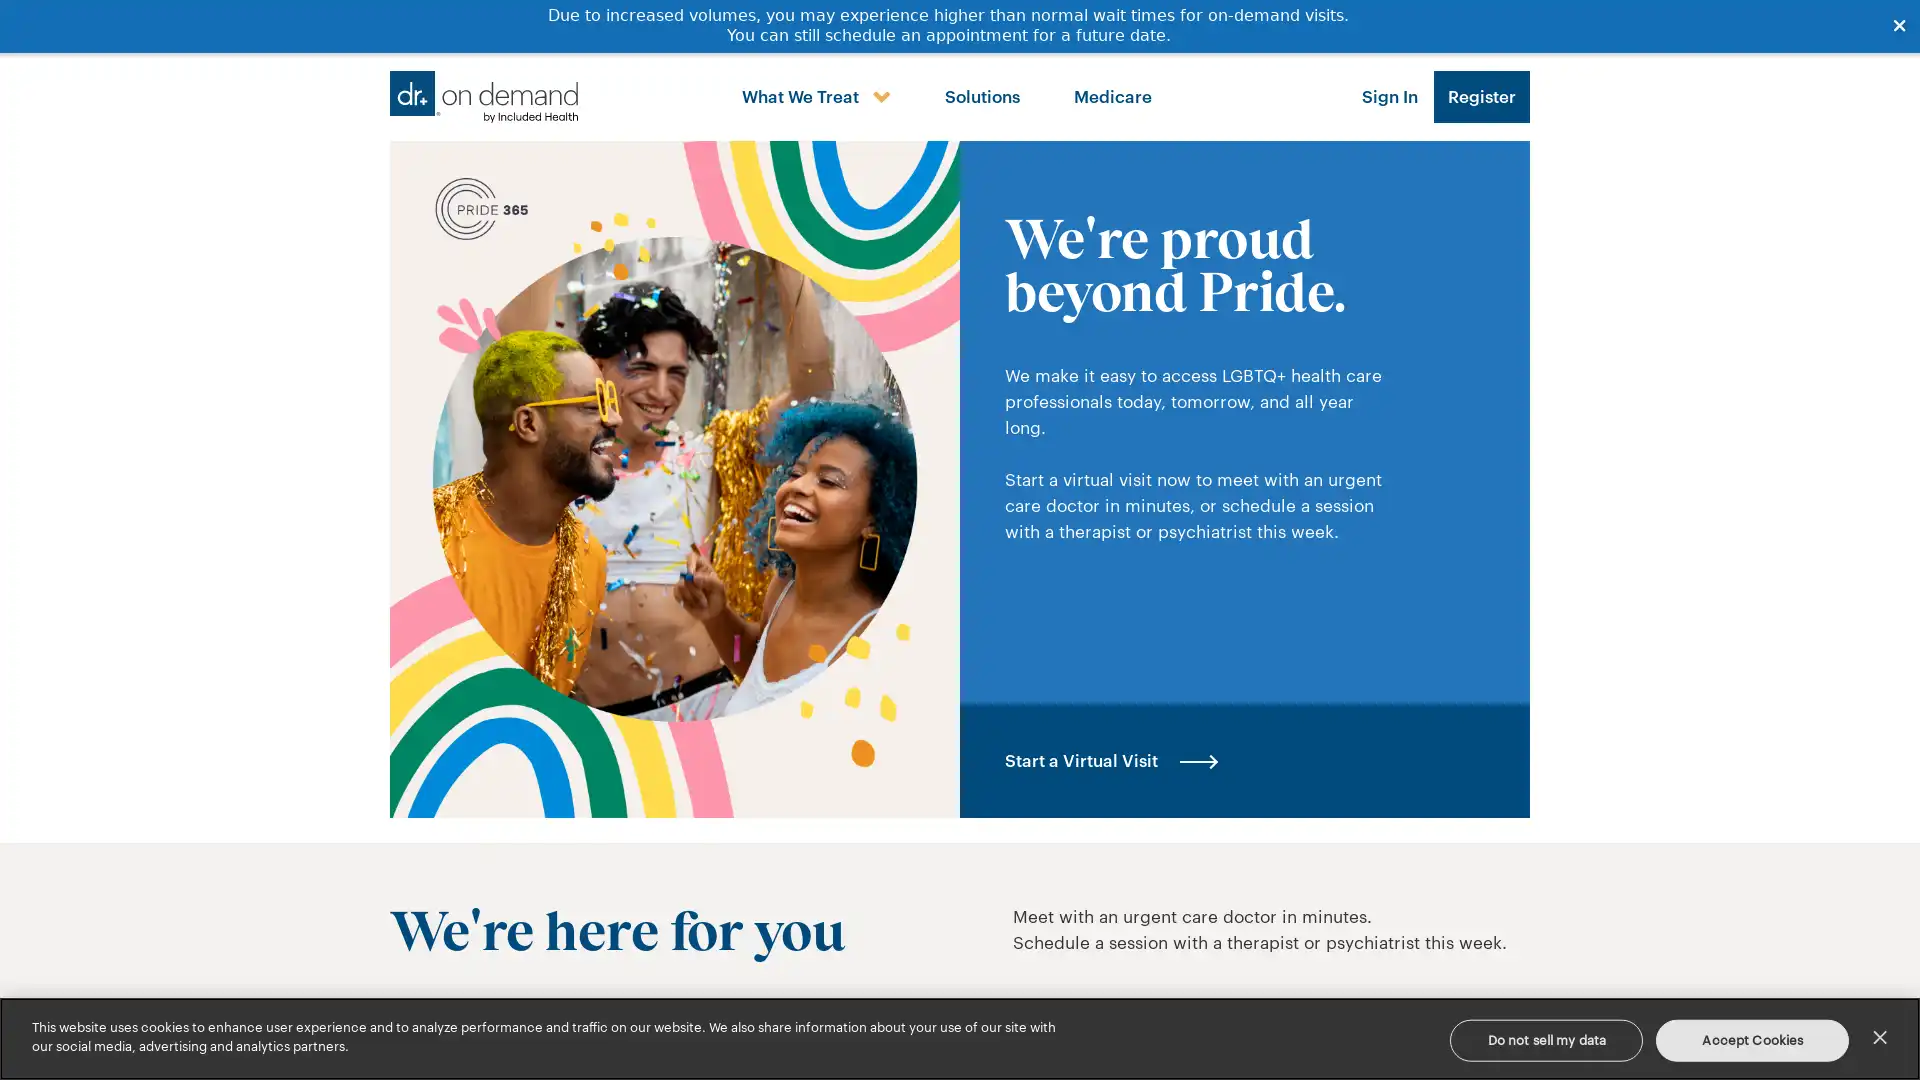 The width and height of the screenshot is (1920, 1080). I want to click on Do not sell my data, so click(1545, 1039).